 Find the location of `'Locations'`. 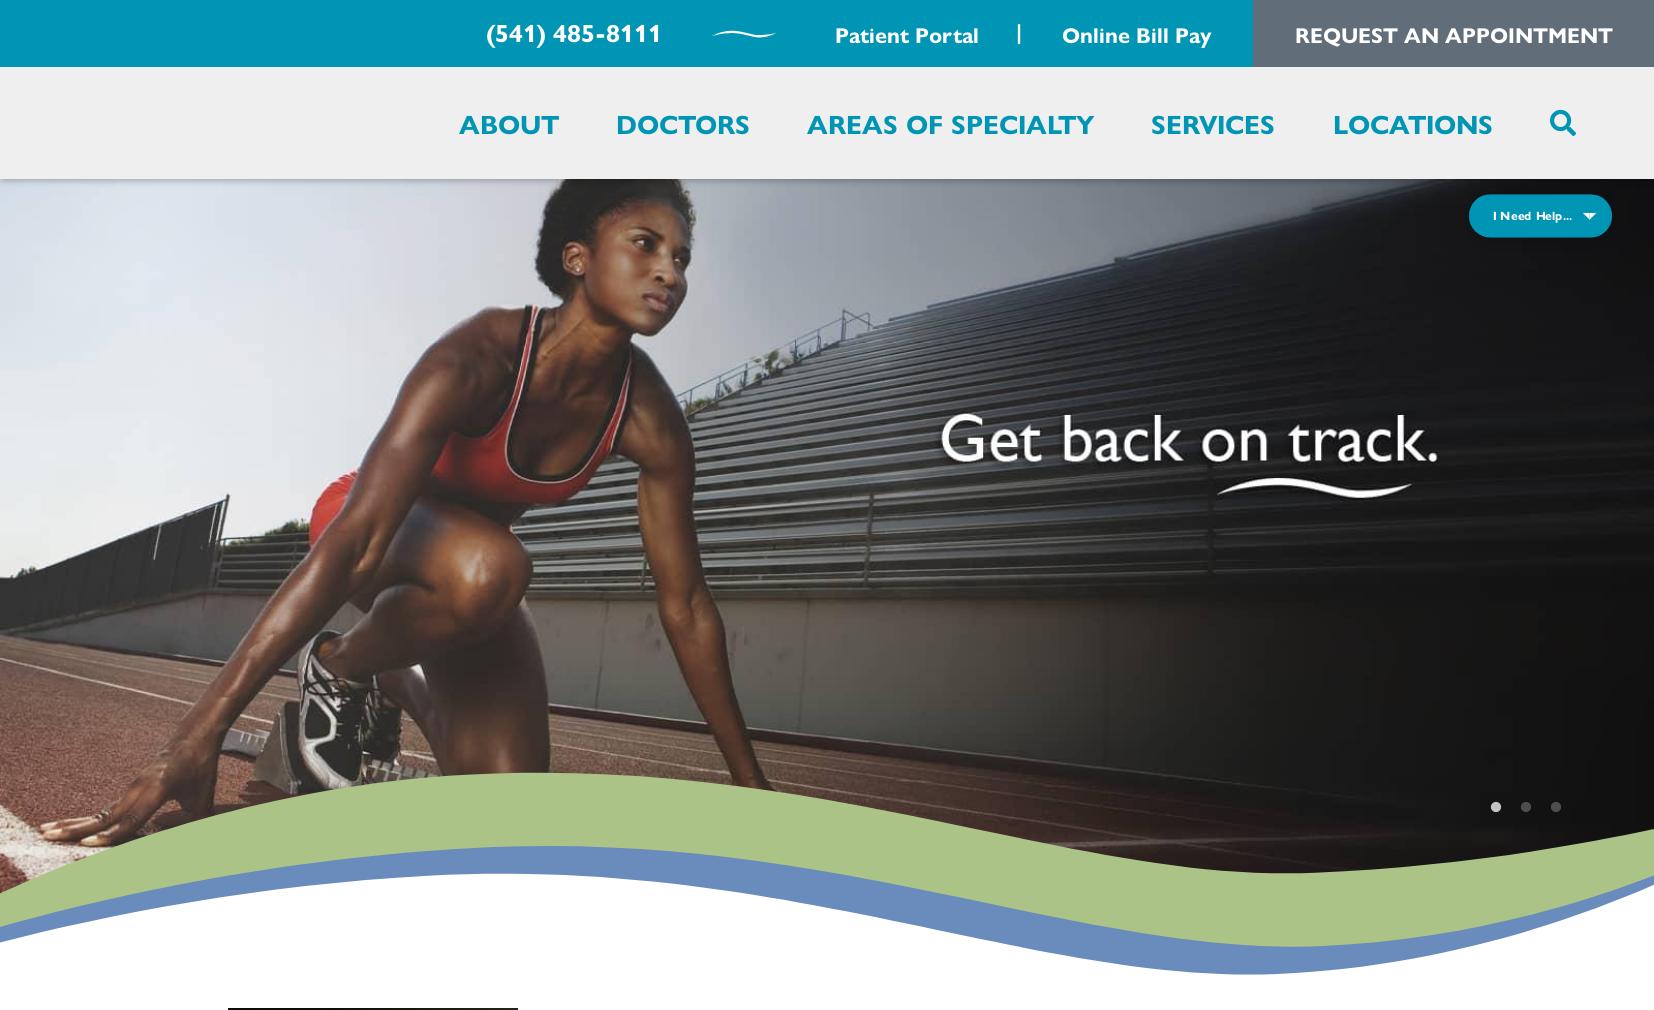

'Locations' is located at coordinates (1412, 121).